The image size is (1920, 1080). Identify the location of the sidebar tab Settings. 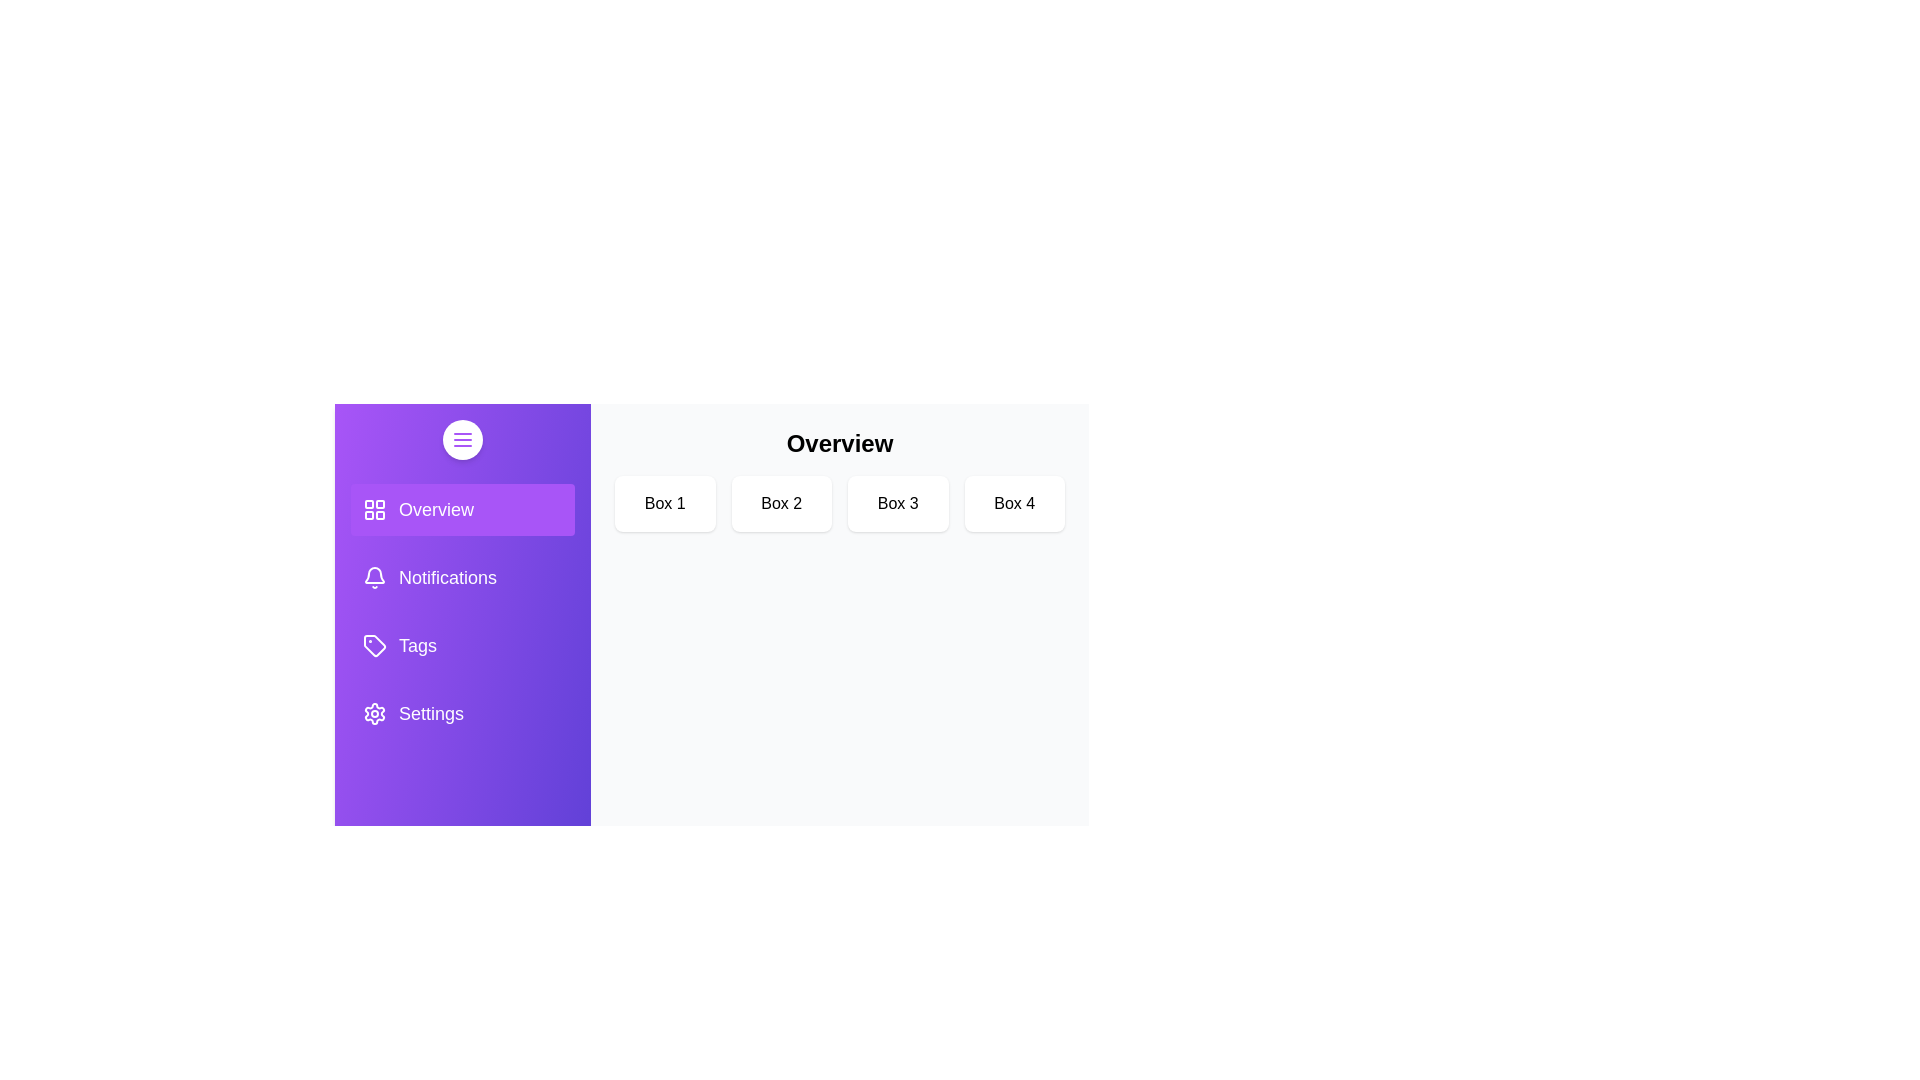
(461, 712).